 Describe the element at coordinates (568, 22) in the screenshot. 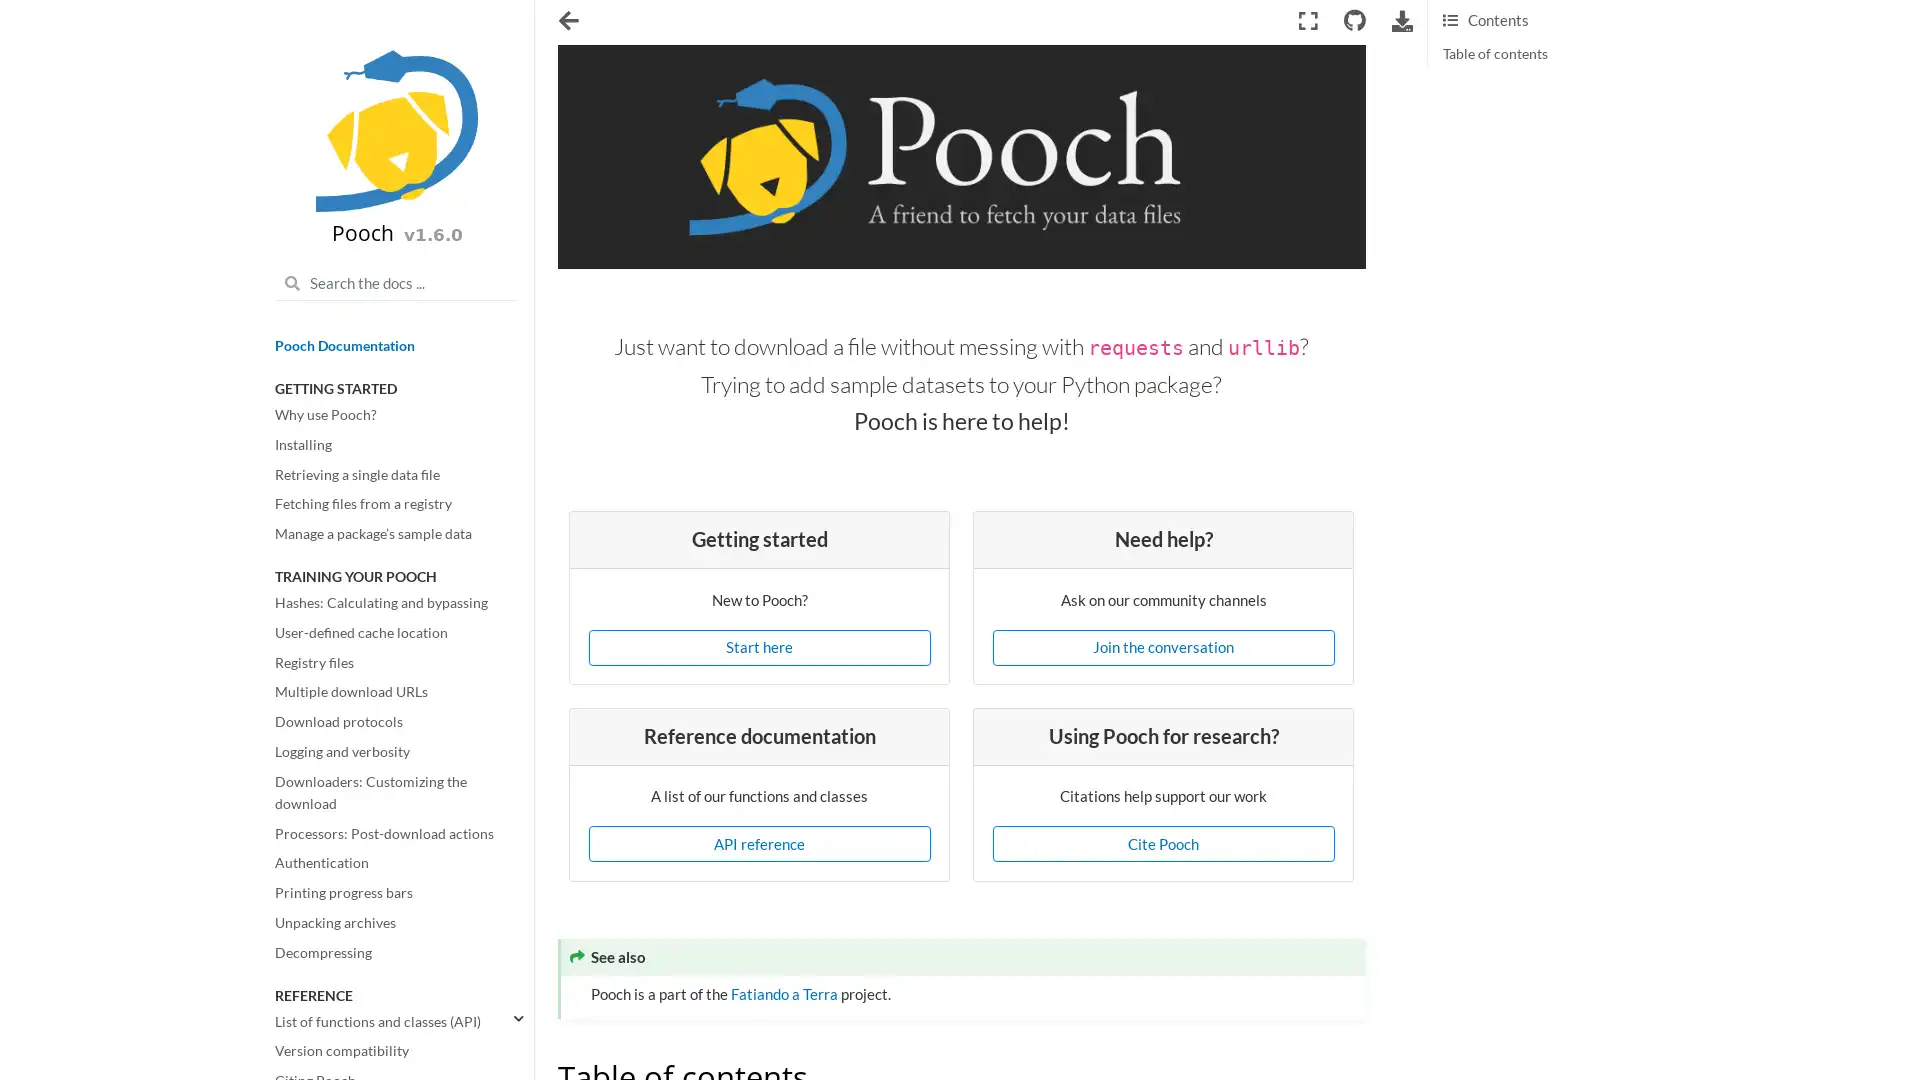

I see `Toggle navigation` at that location.